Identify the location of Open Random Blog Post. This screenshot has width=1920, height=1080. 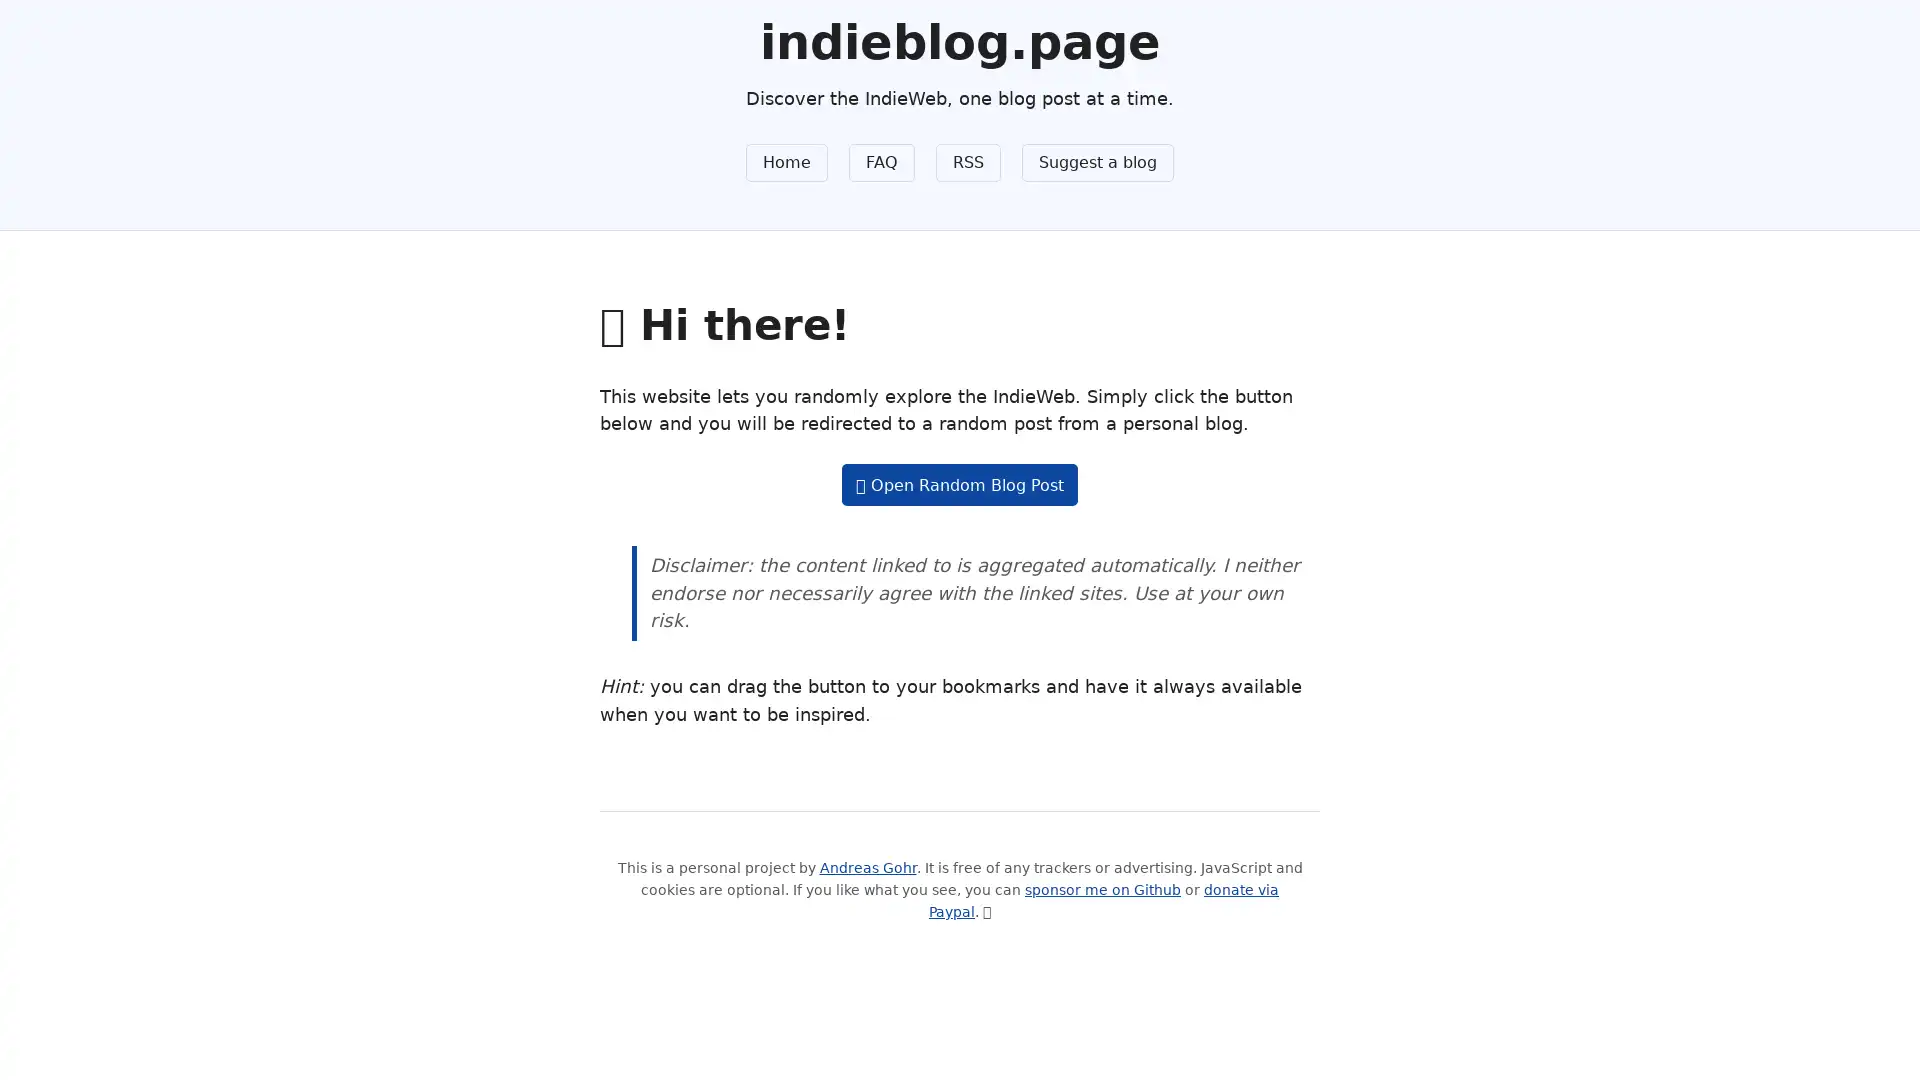
(958, 484).